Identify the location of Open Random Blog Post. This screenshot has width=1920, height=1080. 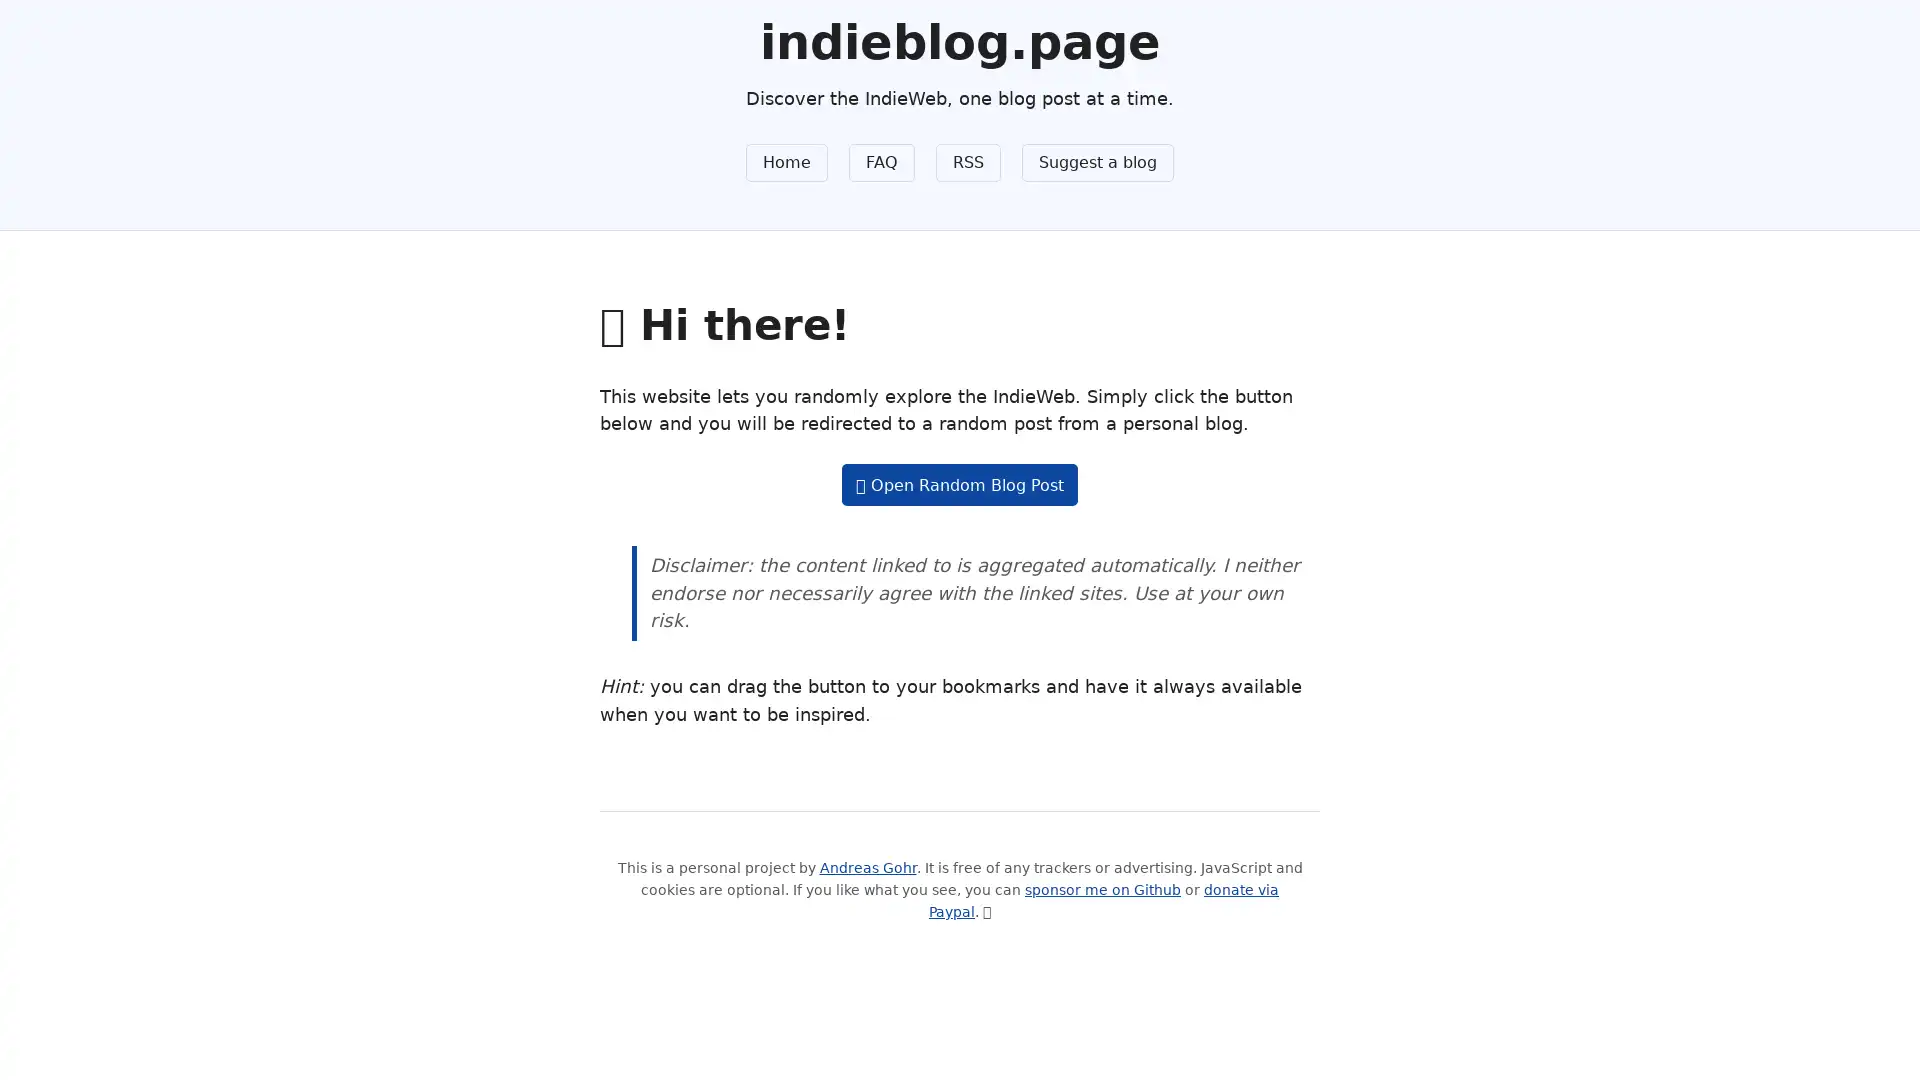
(958, 484).